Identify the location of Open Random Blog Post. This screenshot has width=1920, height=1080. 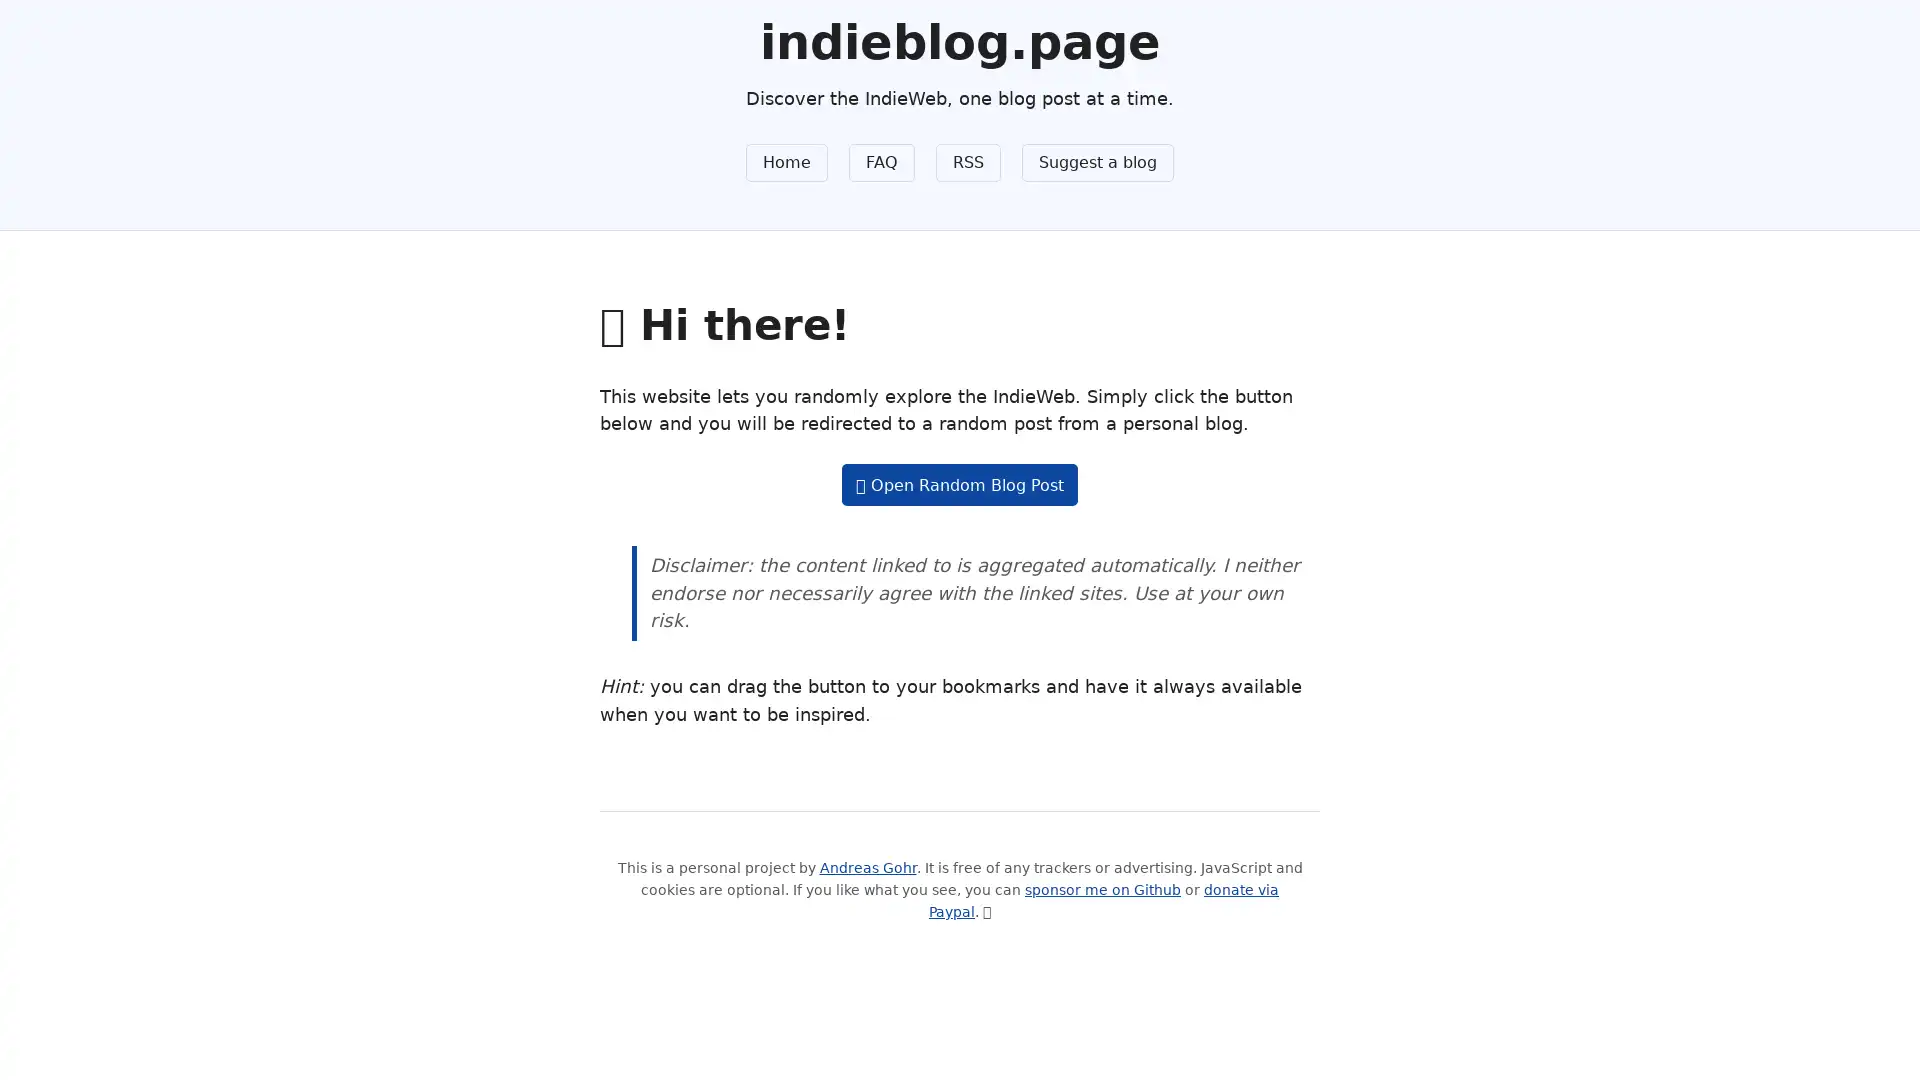
(958, 484).